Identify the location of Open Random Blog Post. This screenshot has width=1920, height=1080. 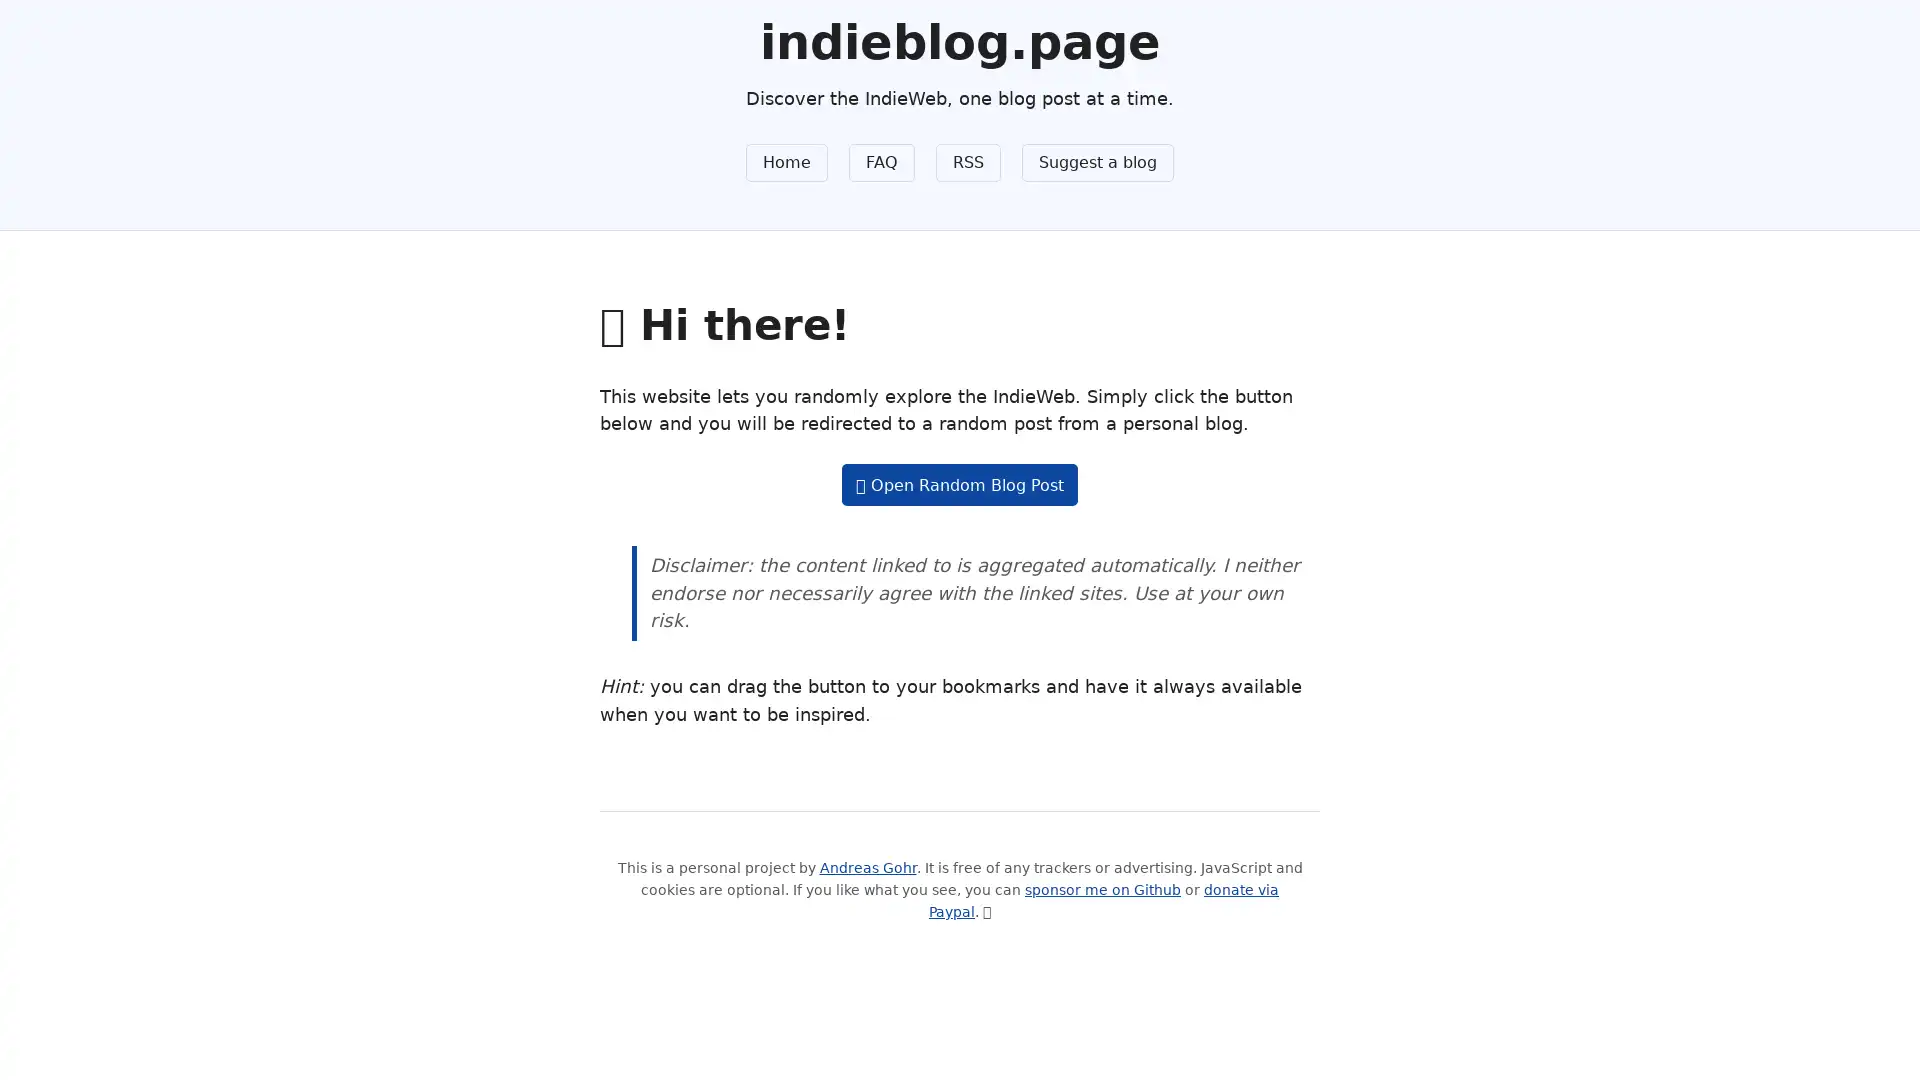
(958, 484).